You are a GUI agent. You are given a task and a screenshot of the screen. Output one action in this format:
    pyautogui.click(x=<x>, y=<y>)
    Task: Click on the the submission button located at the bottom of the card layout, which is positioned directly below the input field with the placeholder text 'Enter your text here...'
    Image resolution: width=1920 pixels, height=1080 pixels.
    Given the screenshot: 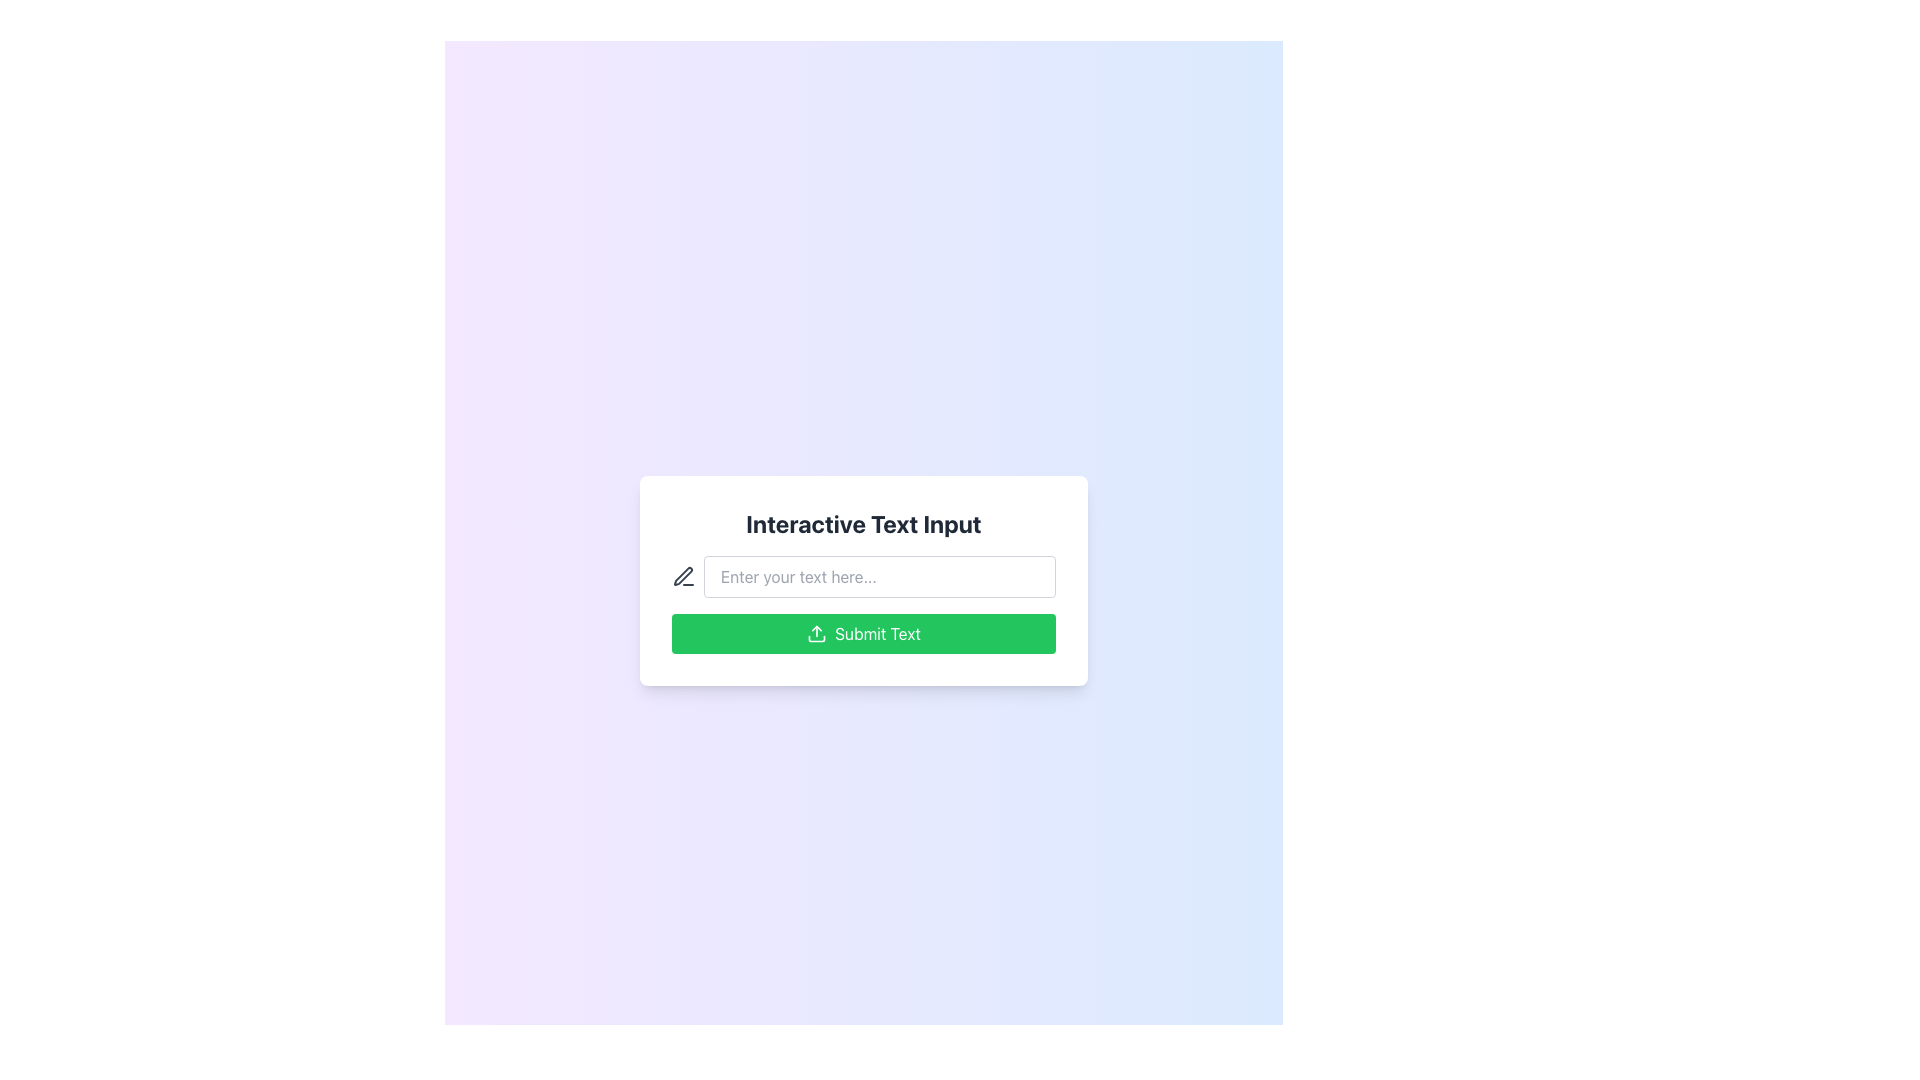 What is the action you would take?
    pyautogui.click(x=864, y=633)
    